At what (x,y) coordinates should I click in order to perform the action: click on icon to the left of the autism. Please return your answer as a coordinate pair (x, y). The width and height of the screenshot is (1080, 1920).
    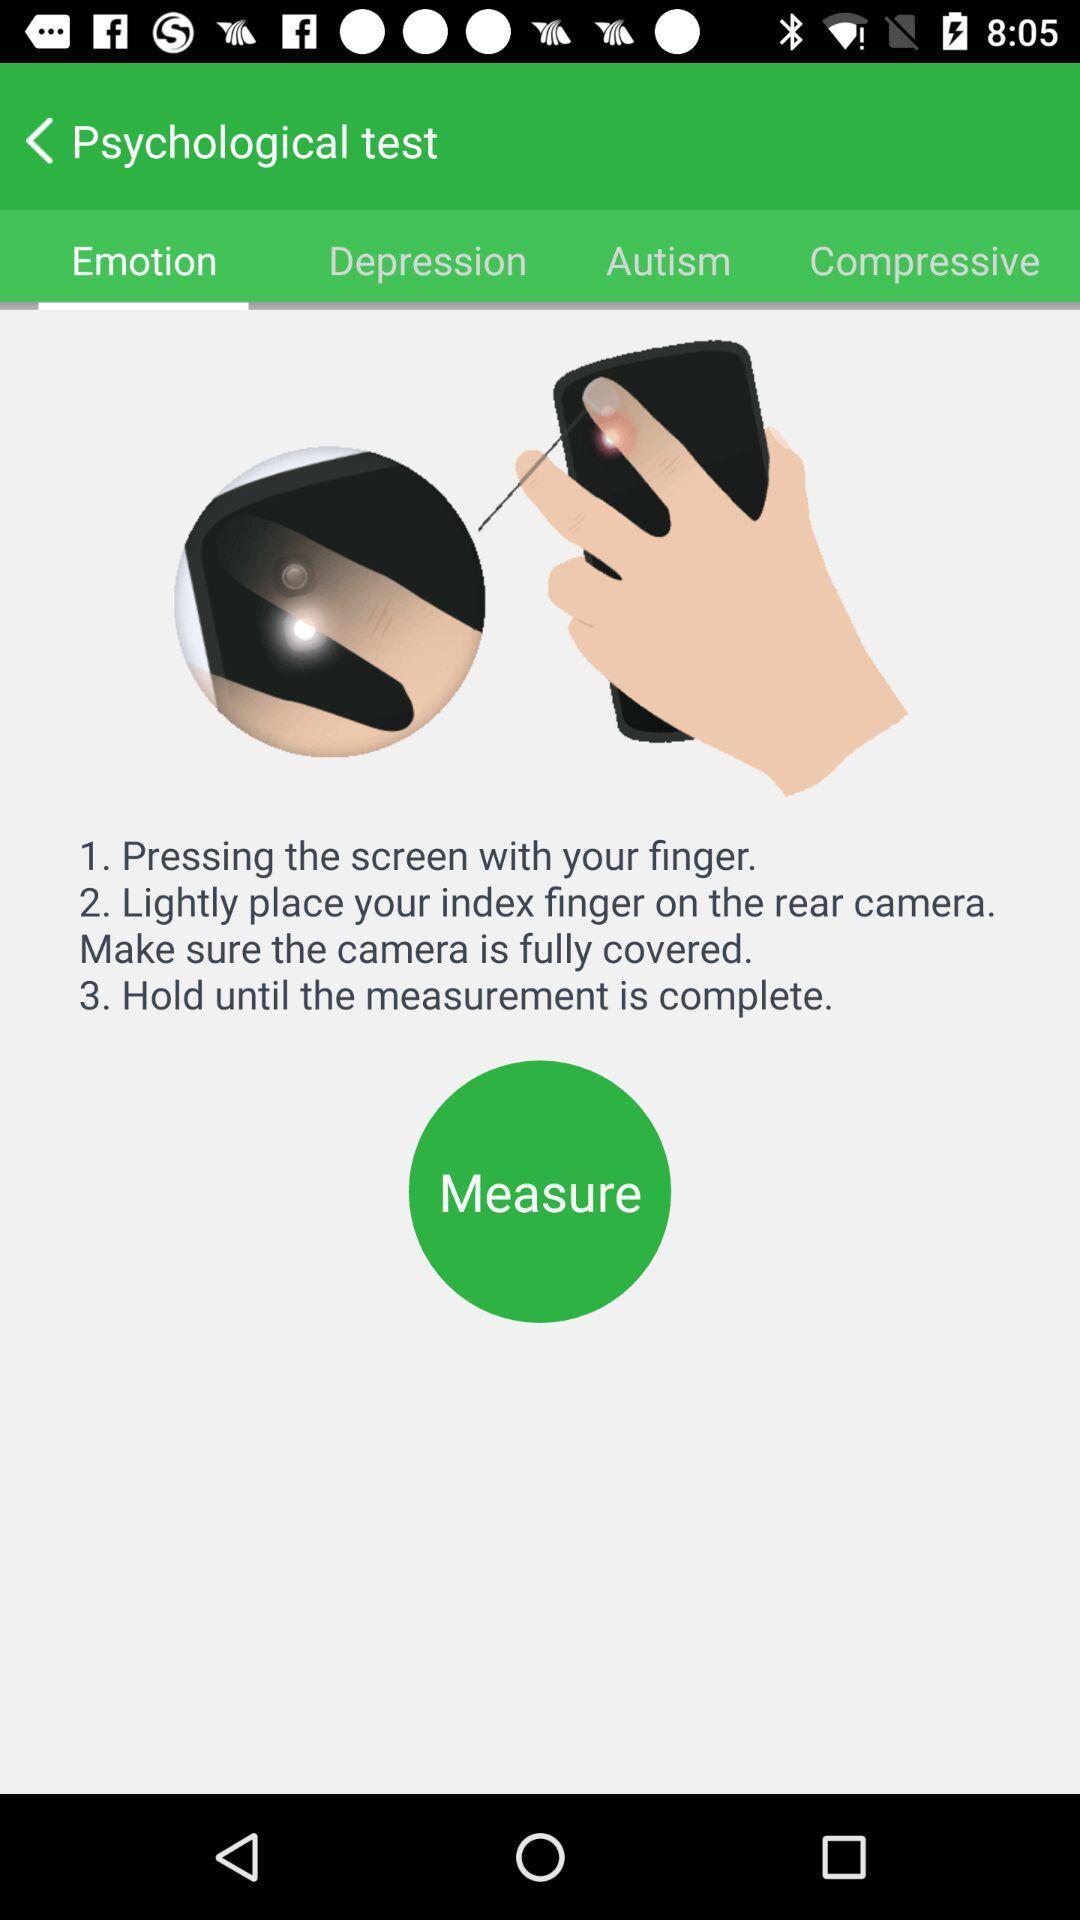
    Looking at the image, I should click on (426, 258).